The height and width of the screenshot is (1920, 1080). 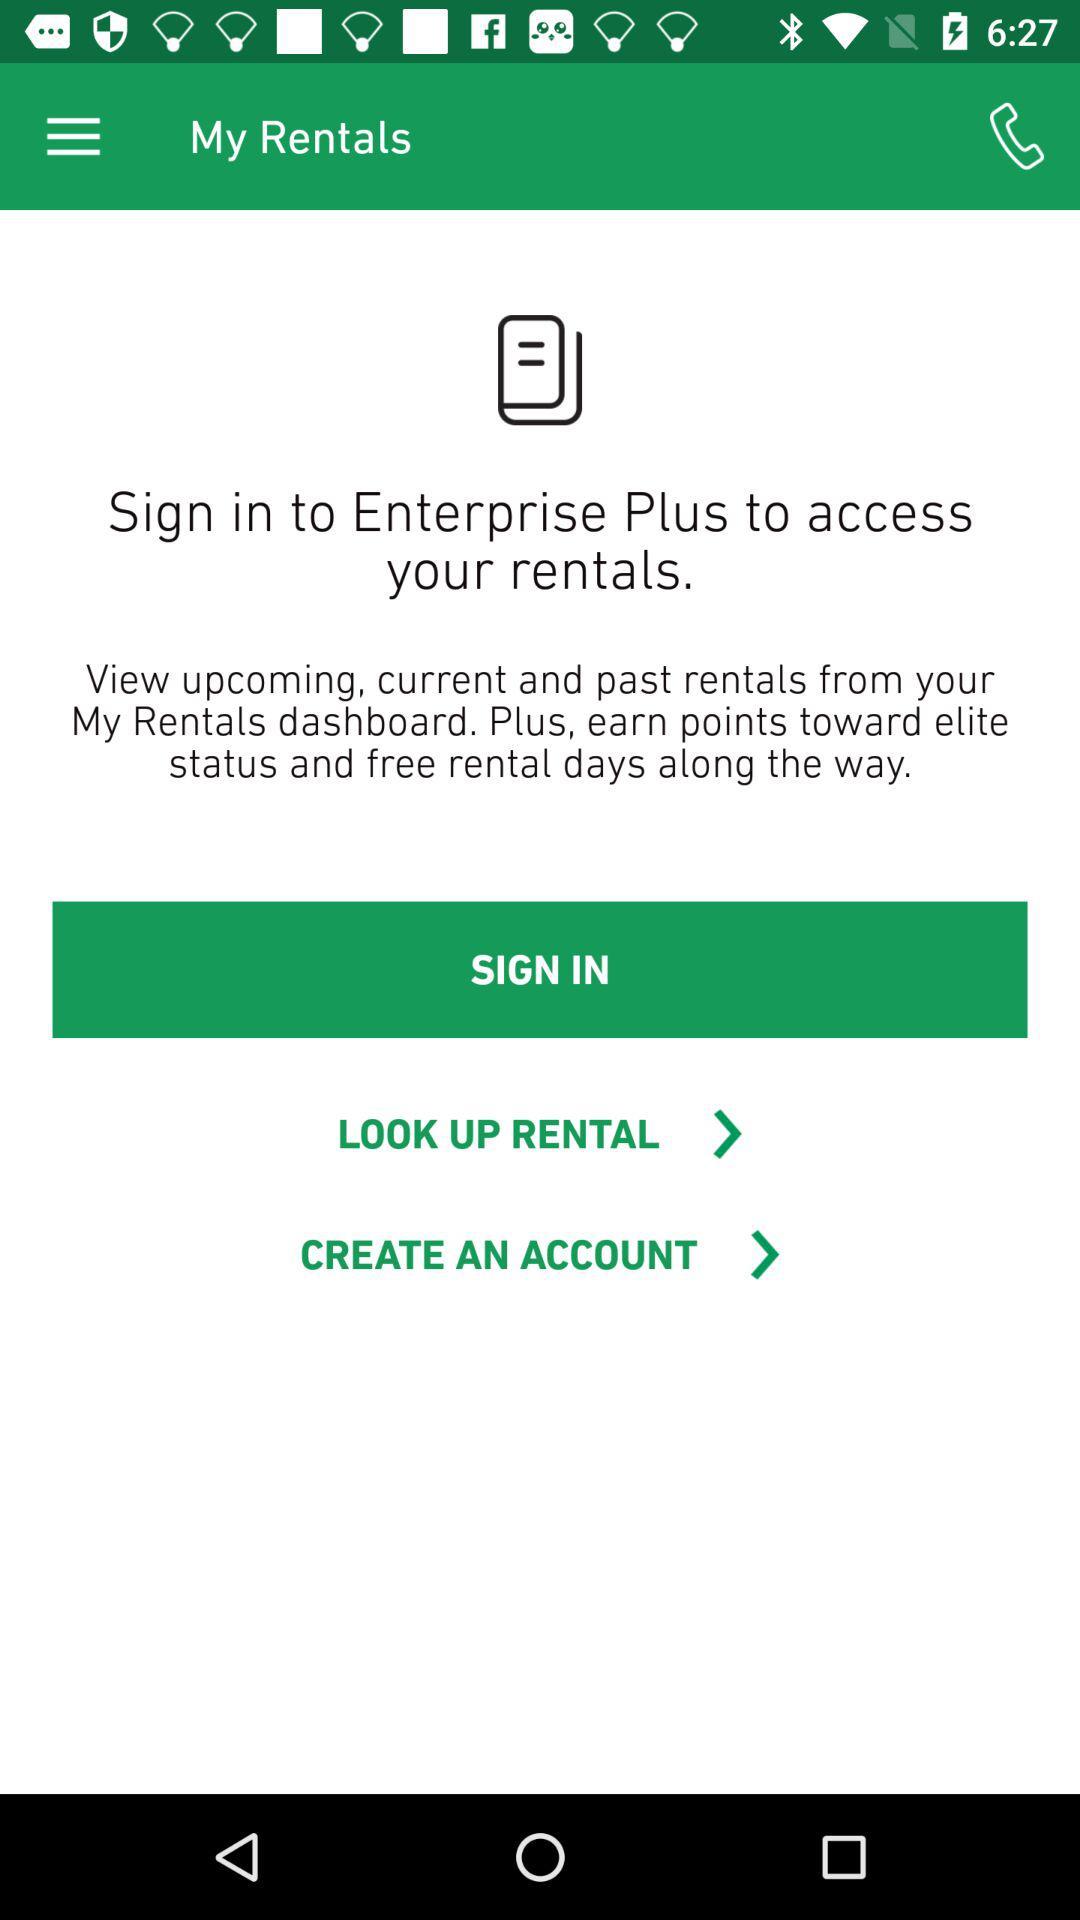 What do you see at coordinates (1017, 135) in the screenshot?
I see `icon above sign in to item` at bounding box center [1017, 135].